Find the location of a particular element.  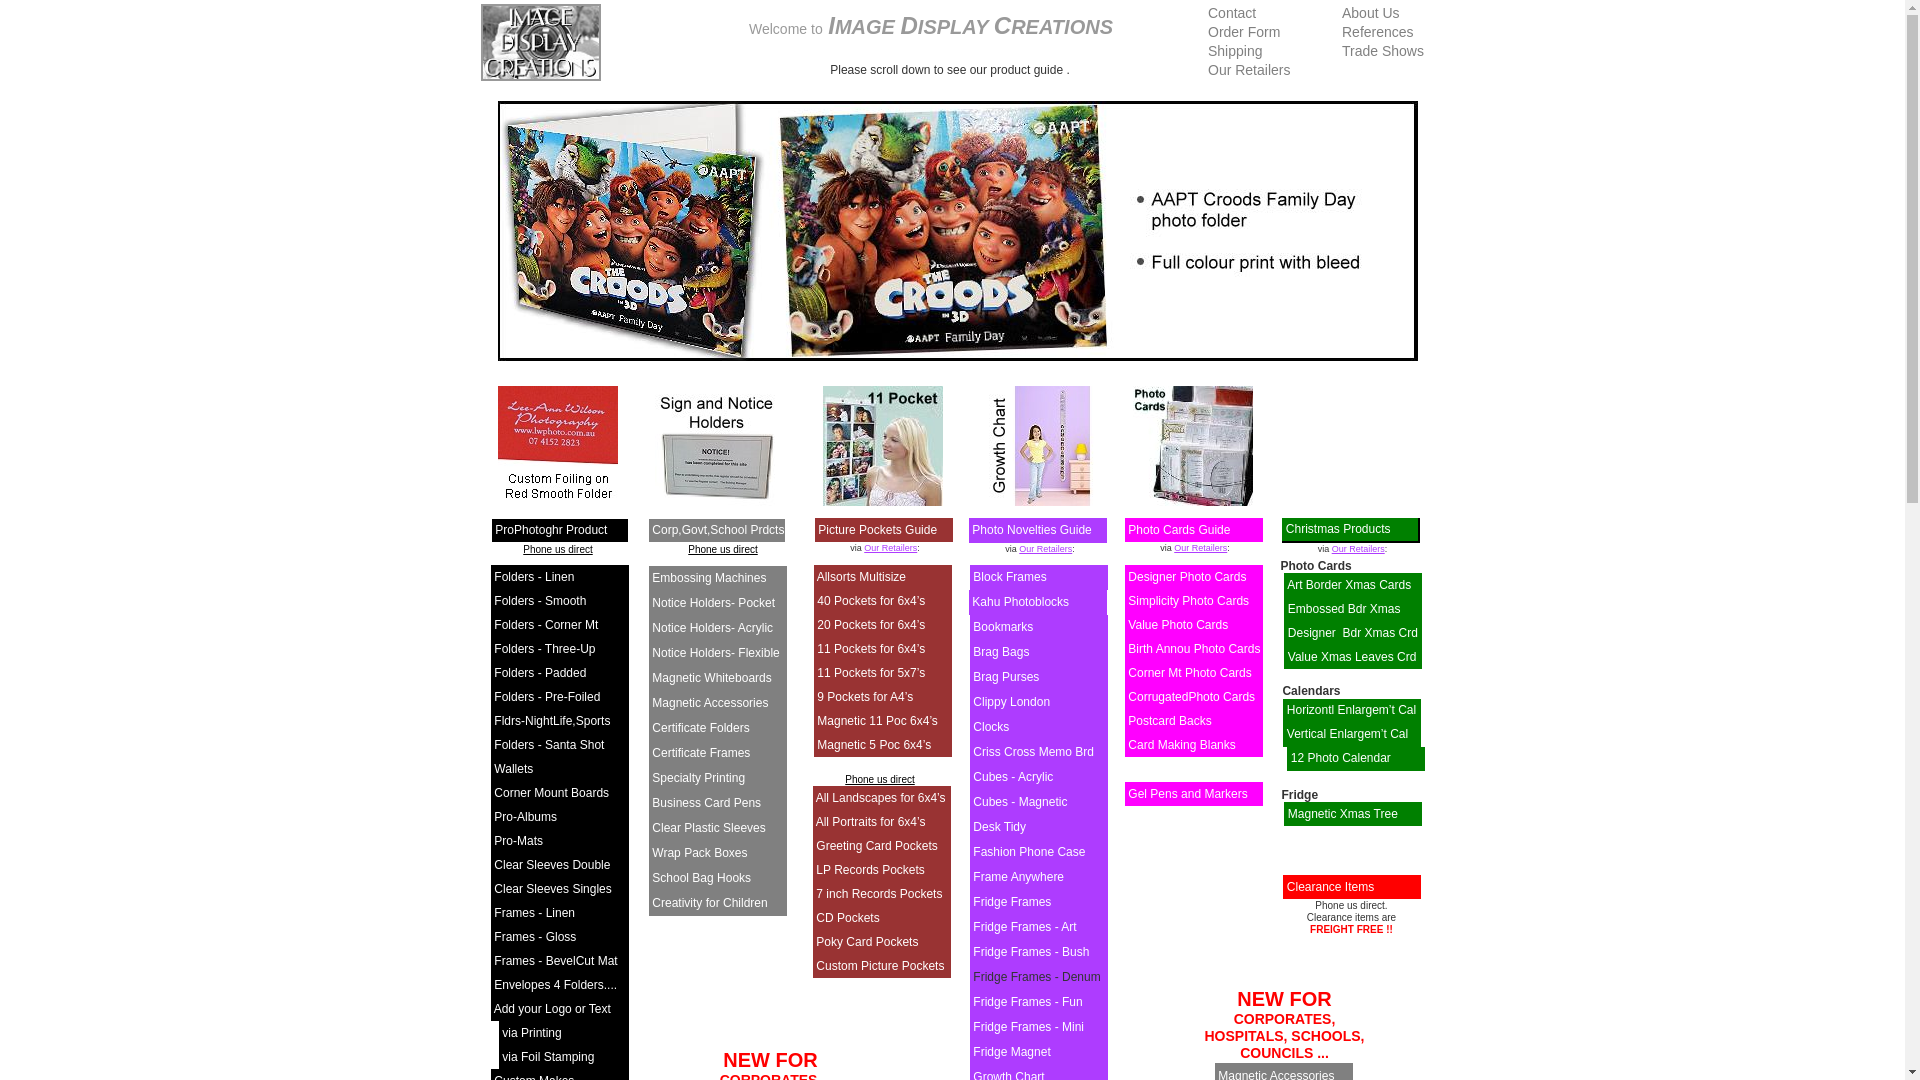

'Pro-Mats' is located at coordinates (518, 840).